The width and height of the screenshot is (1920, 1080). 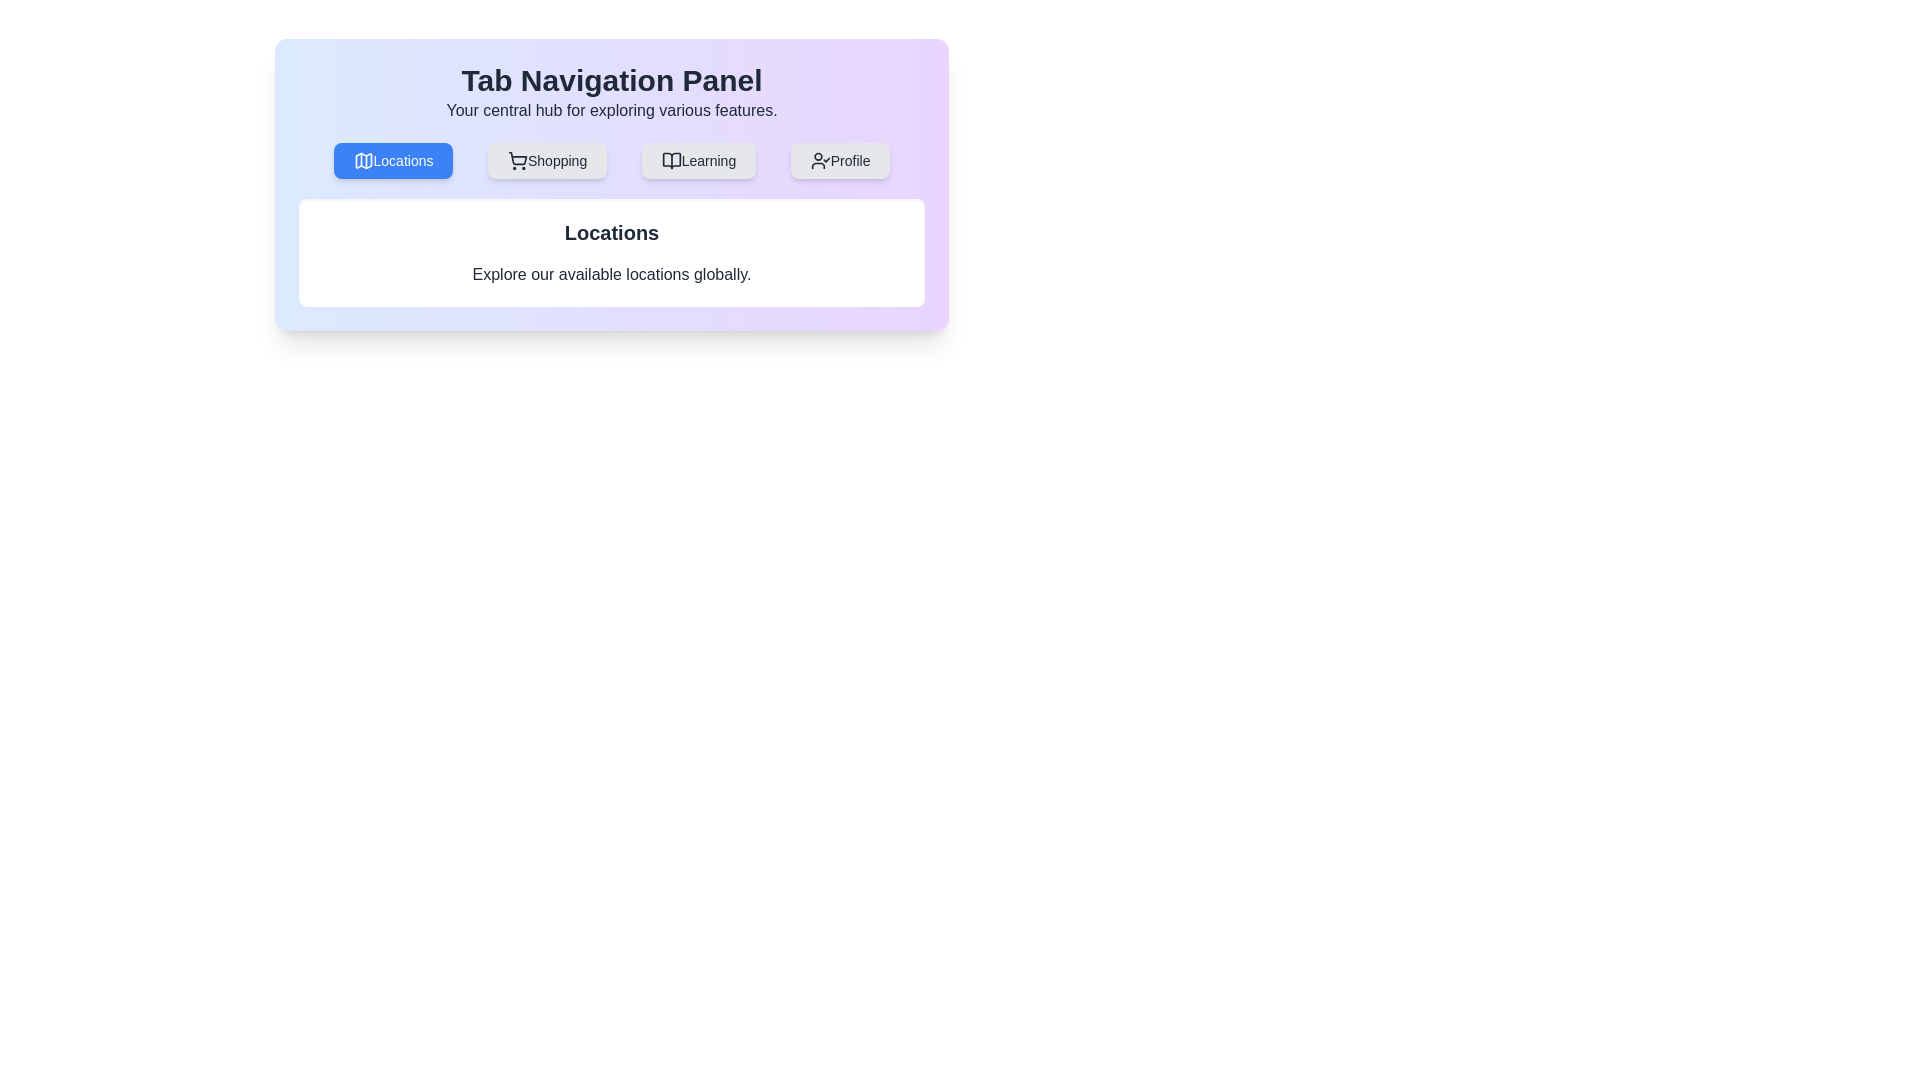 What do you see at coordinates (393, 160) in the screenshot?
I see `the Locations tab by clicking on its button` at bounding box center [393, 160].